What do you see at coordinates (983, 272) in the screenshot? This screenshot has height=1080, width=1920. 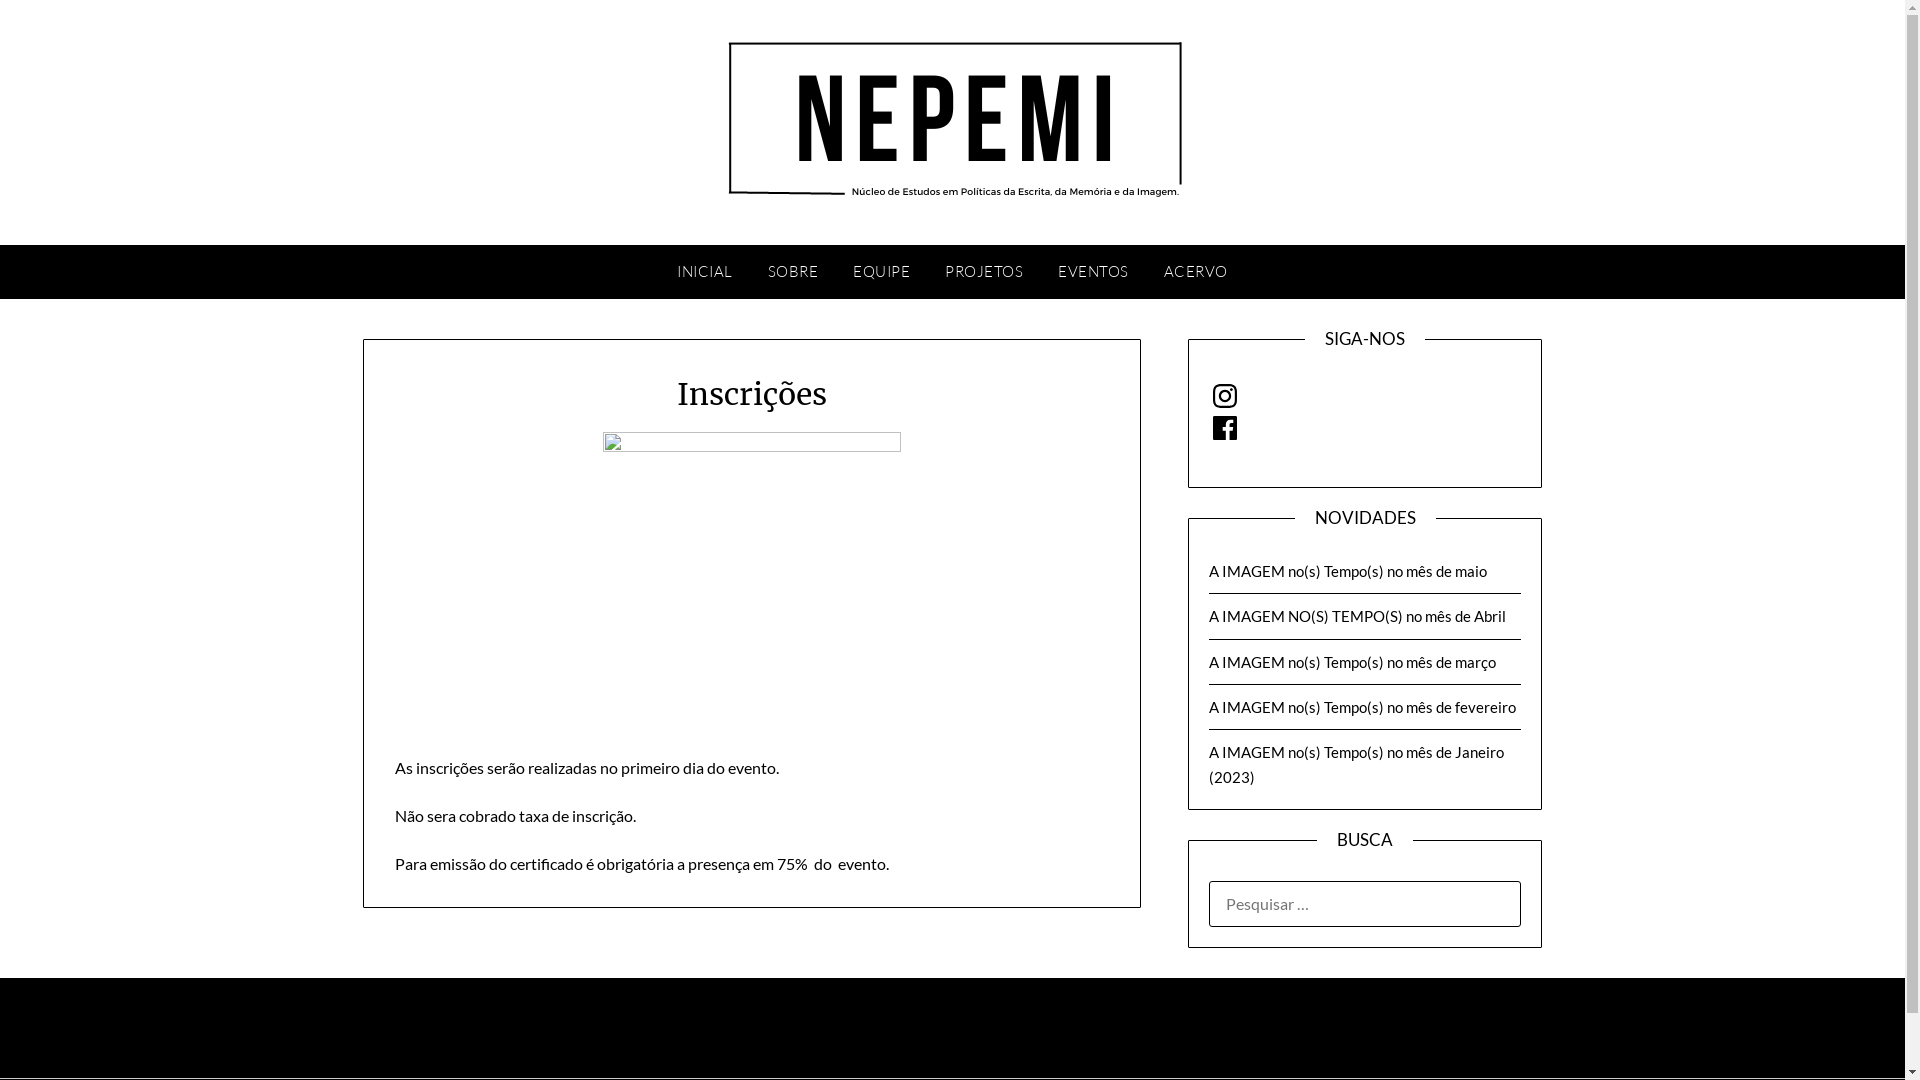 I see `'PROJETOS'` at bounding box center [983, 272].